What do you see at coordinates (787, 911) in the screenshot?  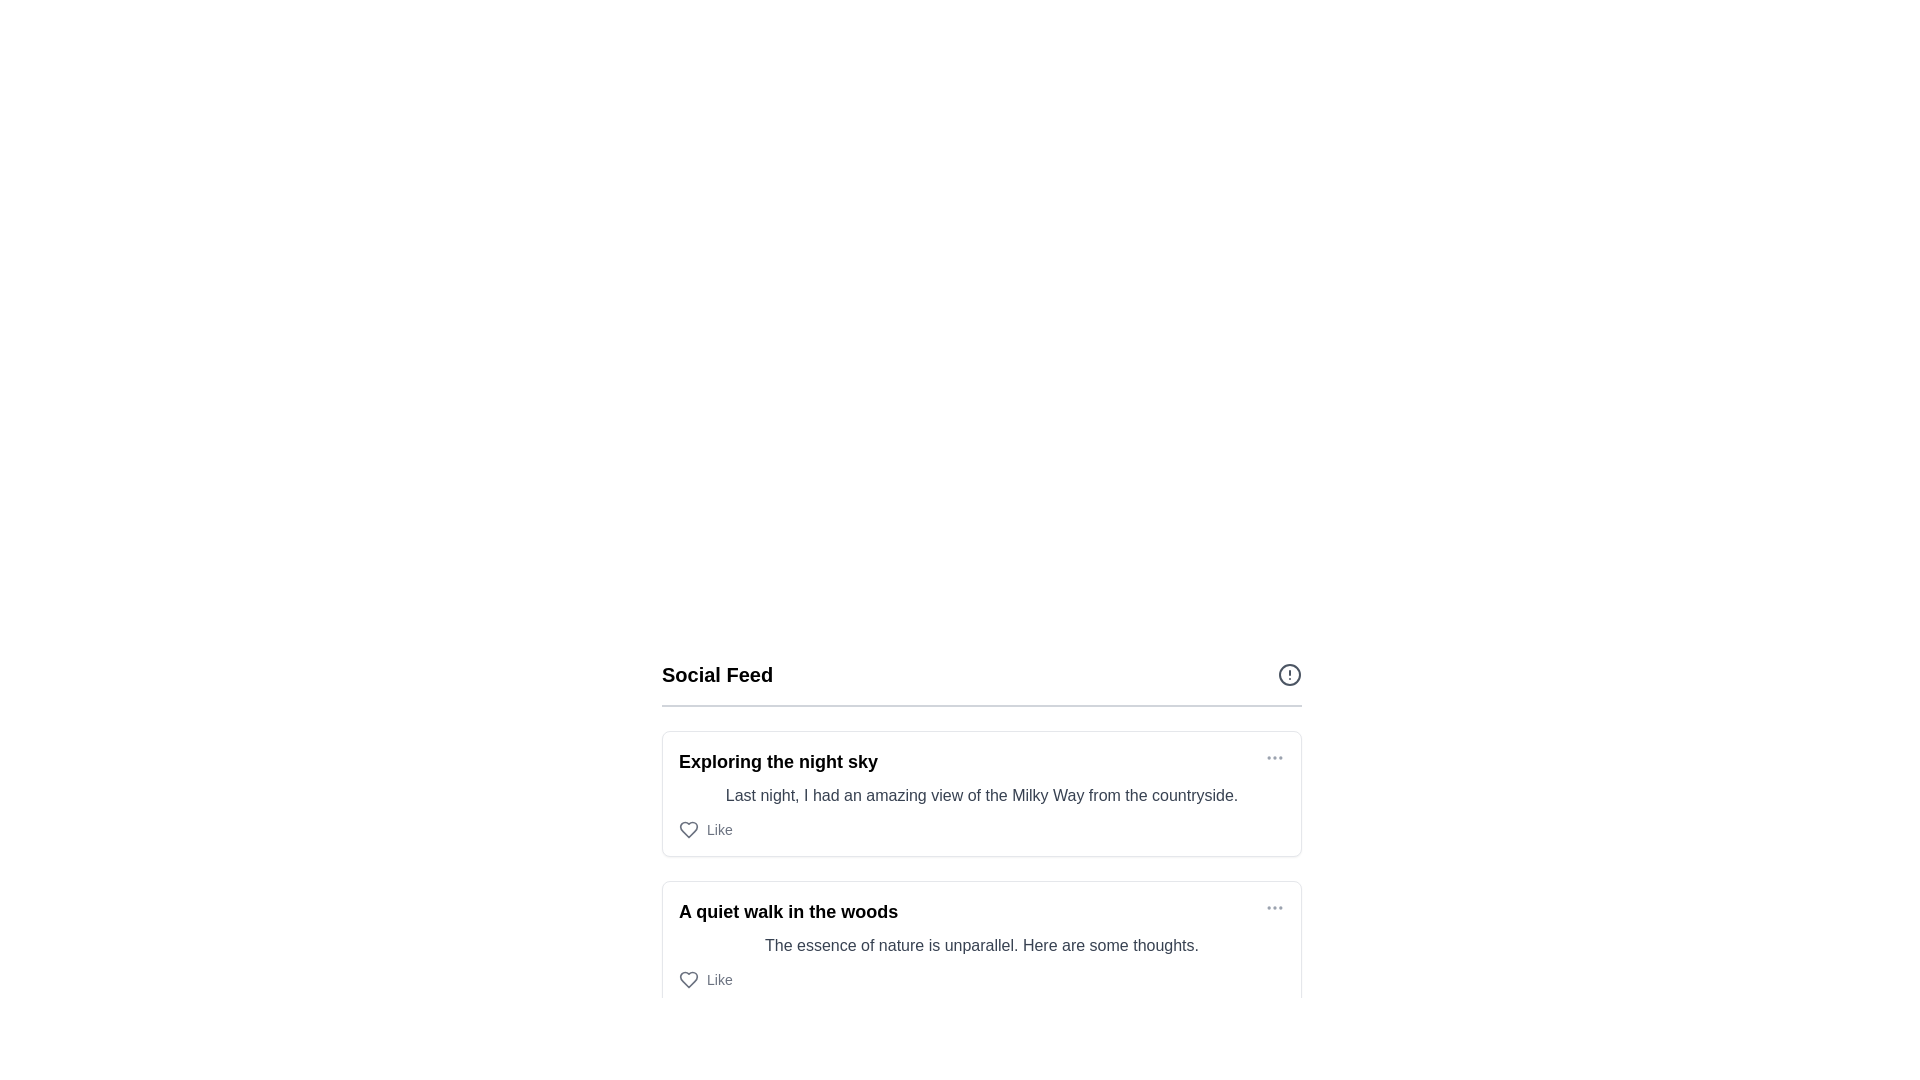 I see `the title of the second post` at bounding box center [787, 911].